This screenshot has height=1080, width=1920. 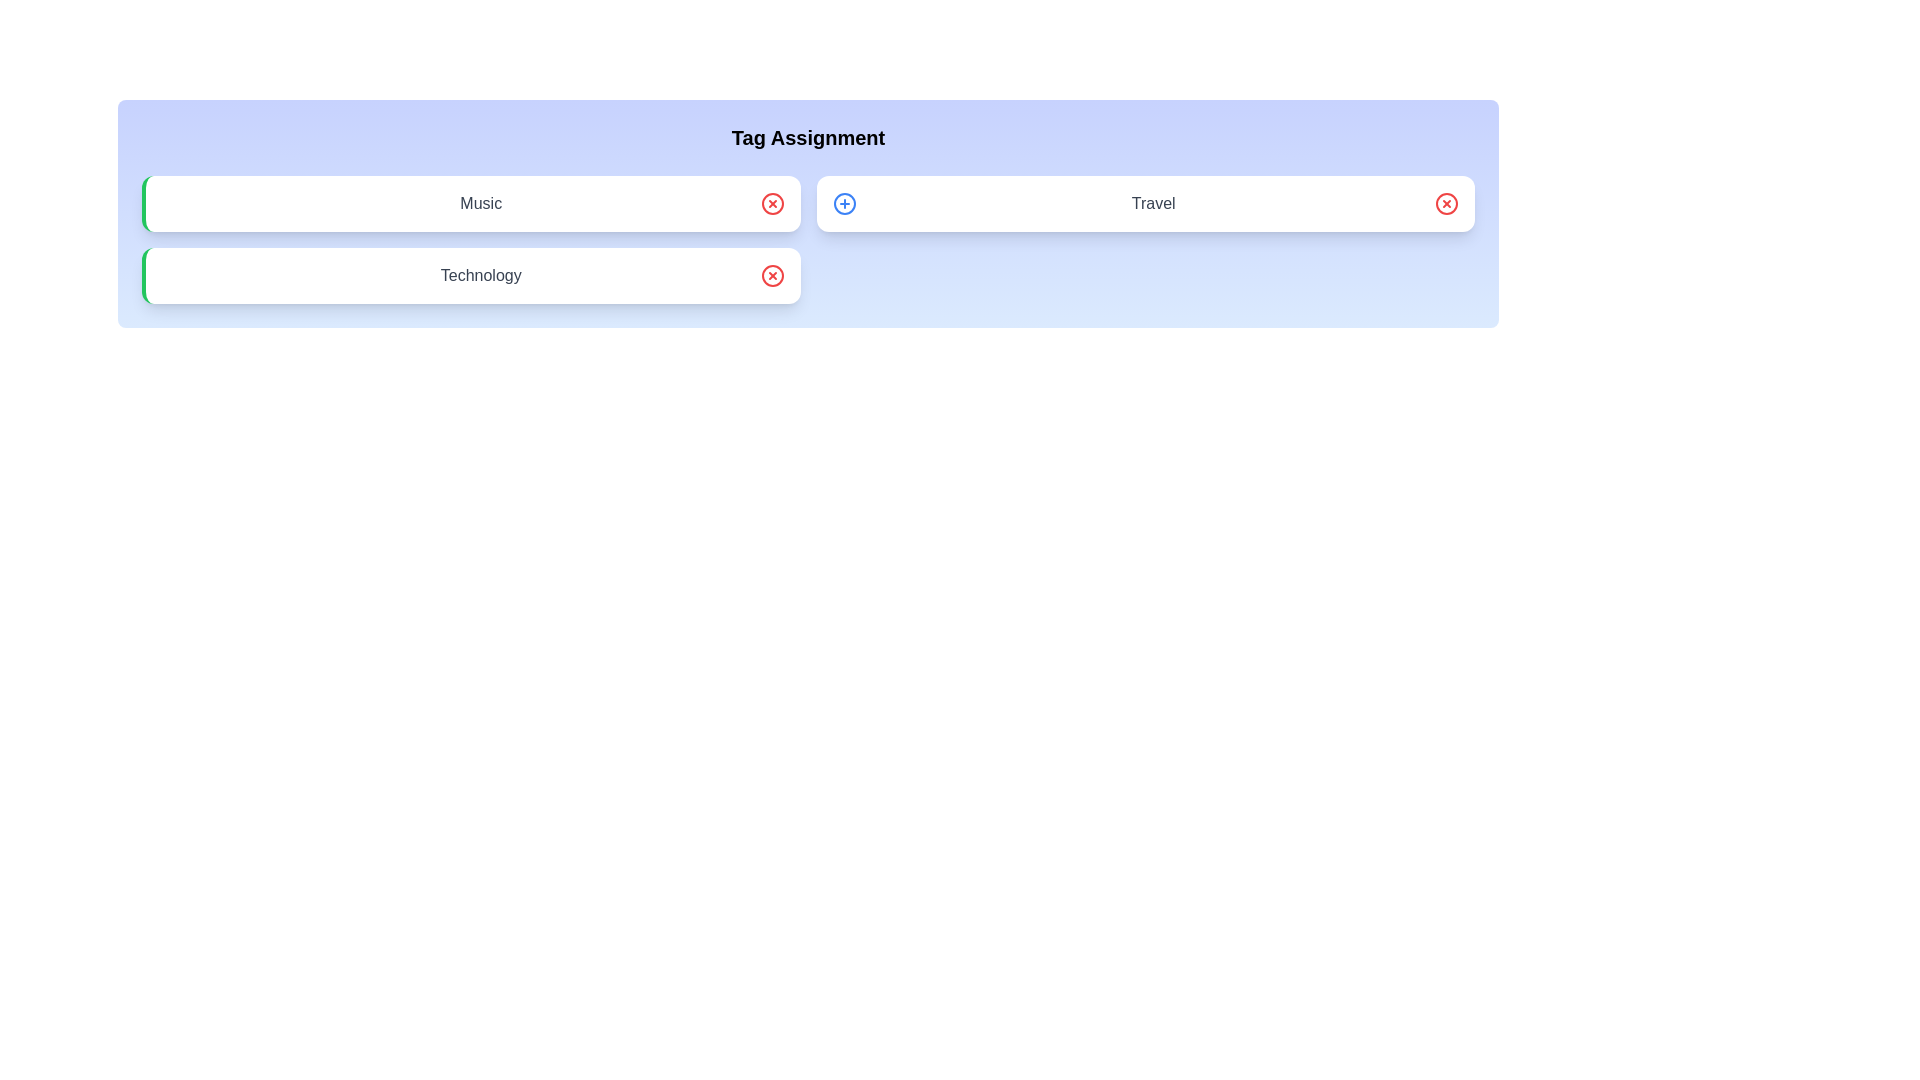 What do you see at coordinates (470, 204) in the screenshot?
I see `the tag labeled 'Music' to observe hover-specific effects` at bounding box center [470, 204].